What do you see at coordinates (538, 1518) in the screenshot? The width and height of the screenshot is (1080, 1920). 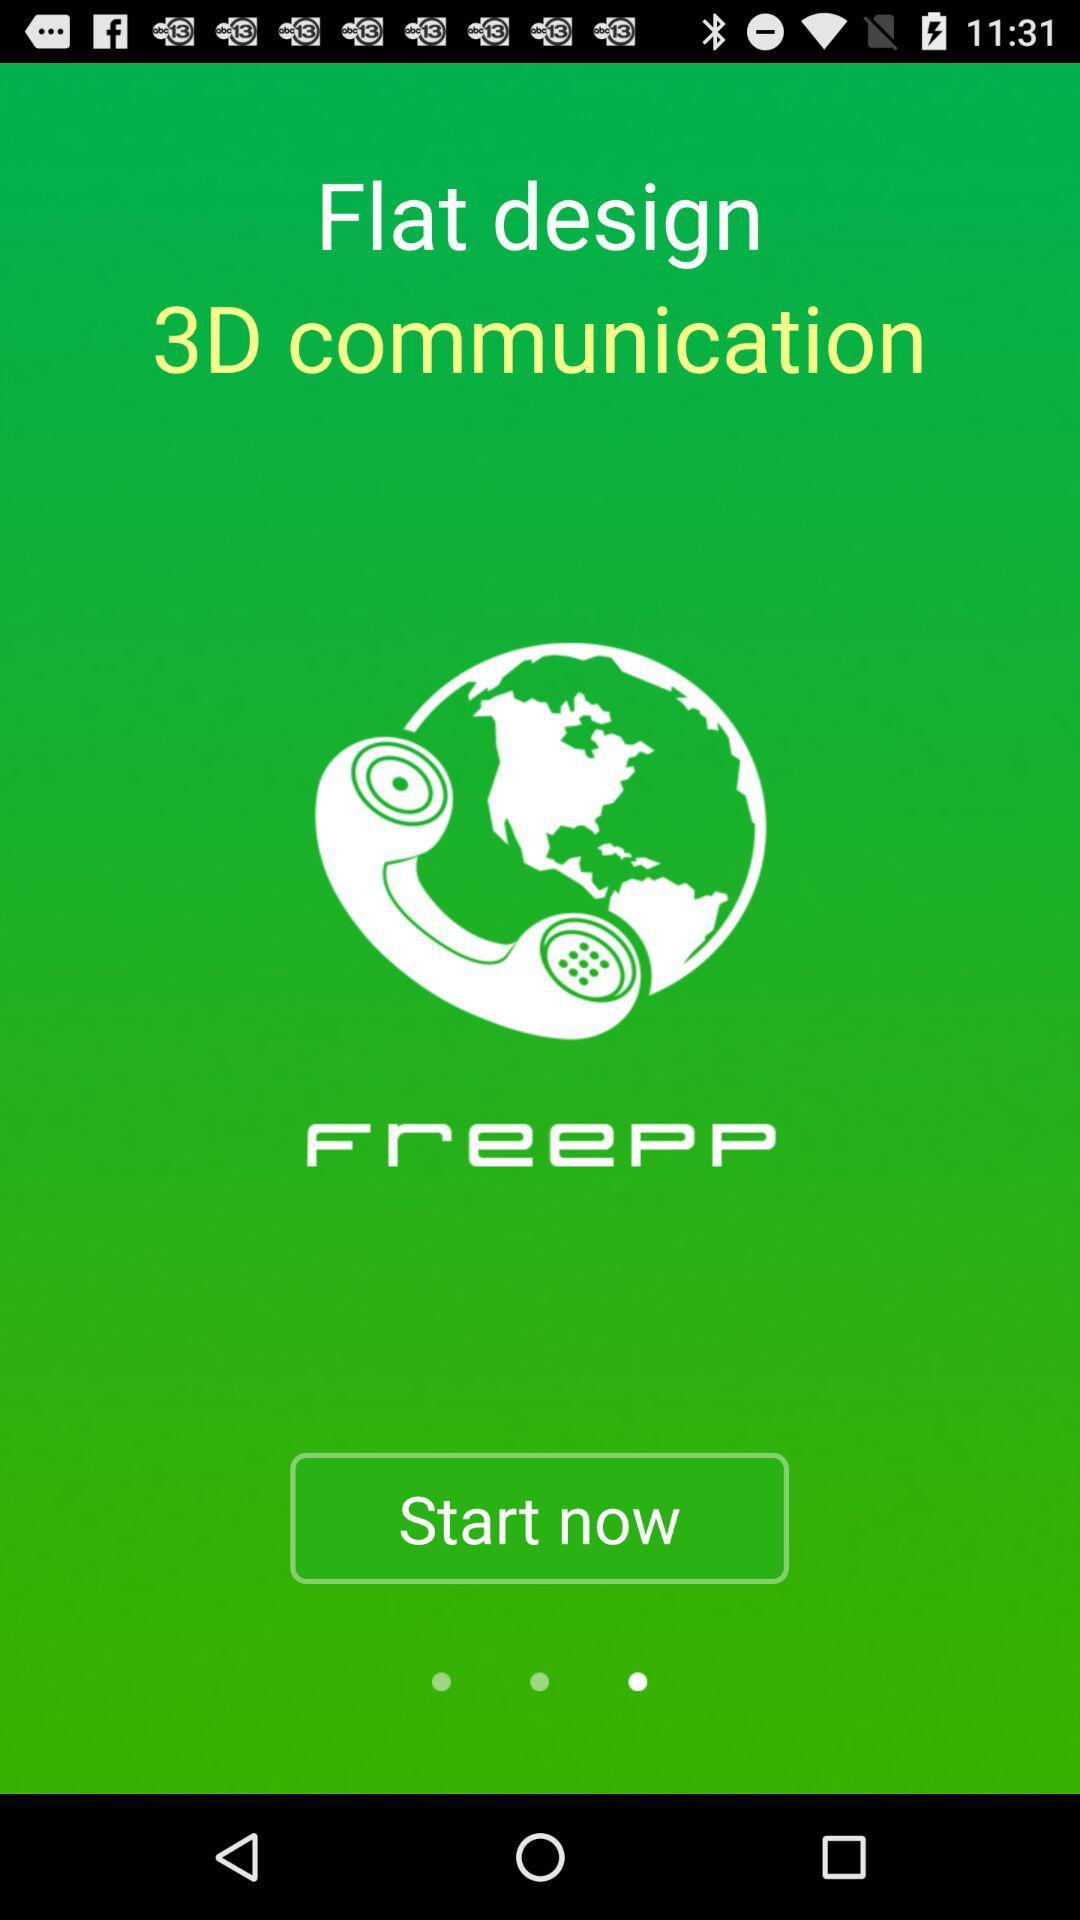 I see `the start now item` at bounding box center [538, 1518].